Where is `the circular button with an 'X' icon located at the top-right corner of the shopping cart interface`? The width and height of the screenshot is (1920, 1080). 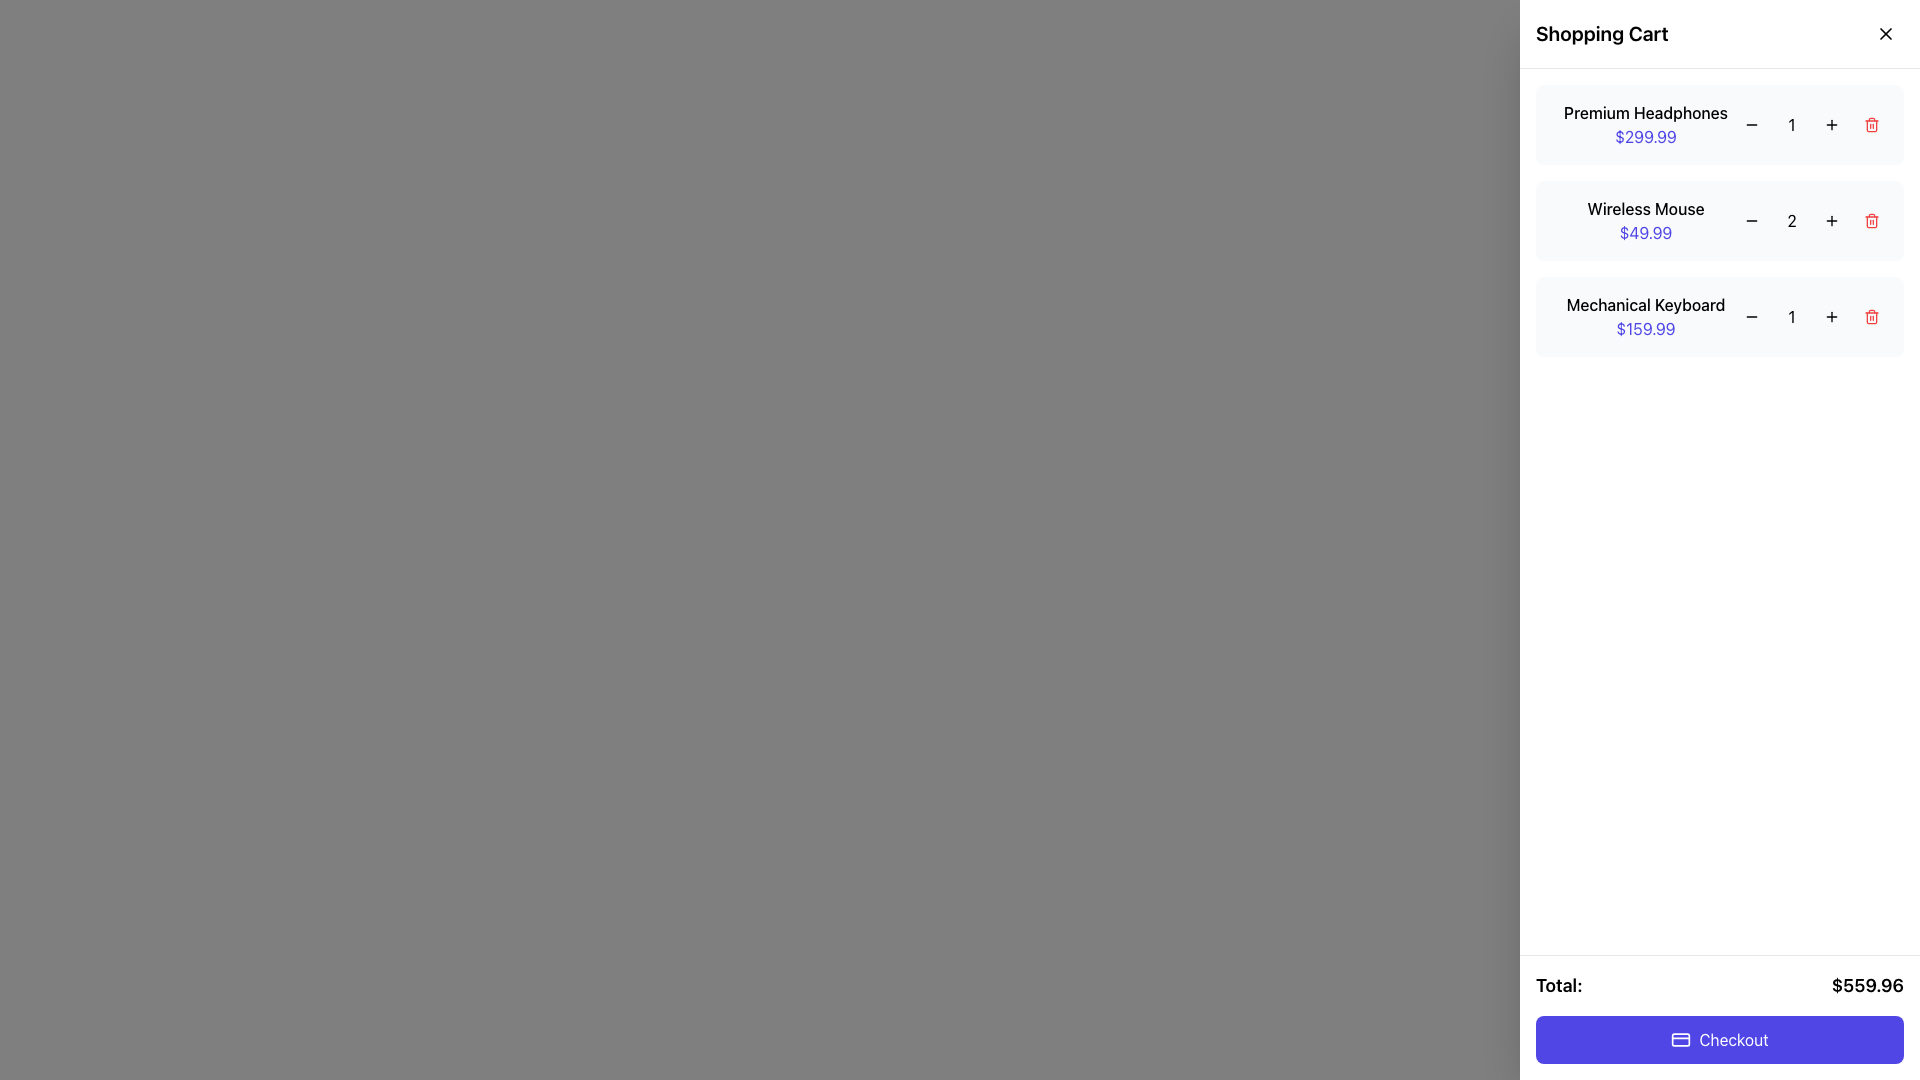 the circular button with an 'X' icon located at the top-right corner of the shopping cart interface is located at coordinates (1879, 39).